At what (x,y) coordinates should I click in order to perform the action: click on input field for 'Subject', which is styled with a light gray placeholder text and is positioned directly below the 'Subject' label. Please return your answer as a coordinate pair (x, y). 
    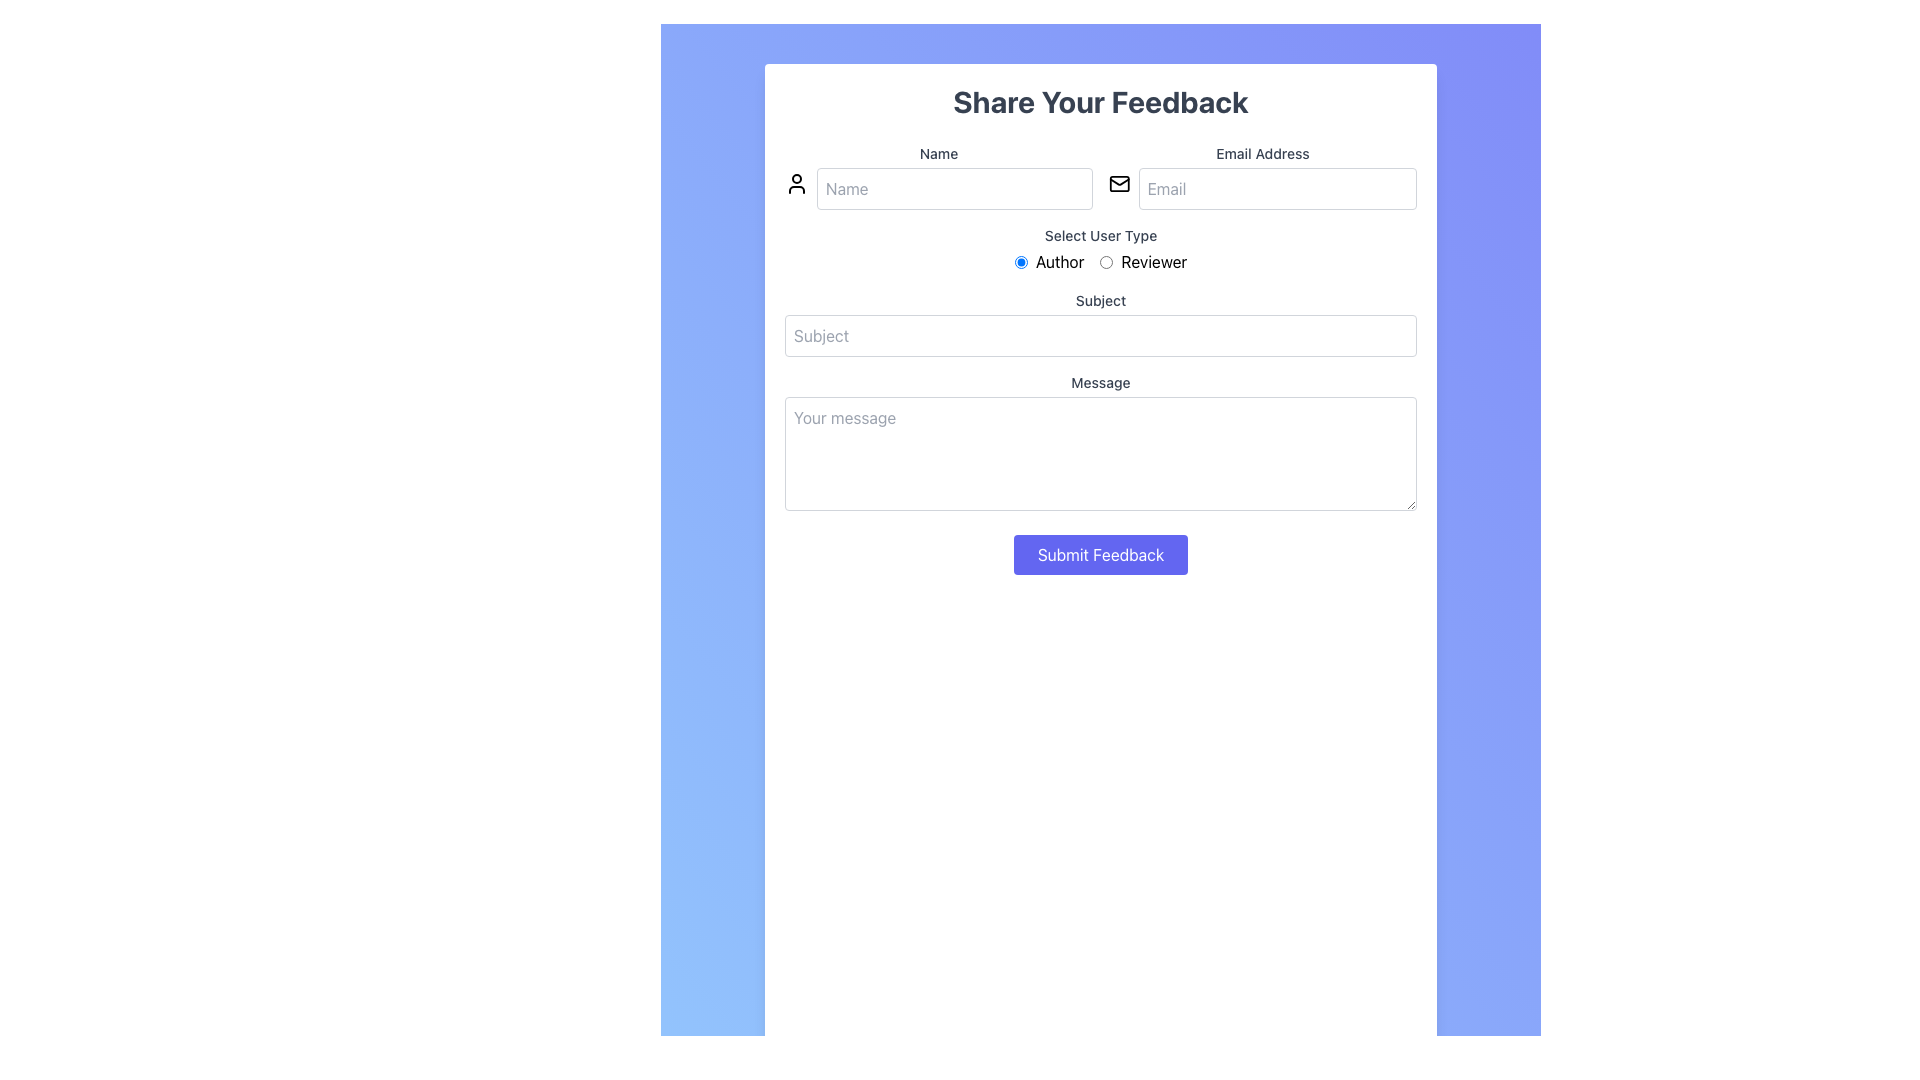
    Looking at the image, I should click on (1099, 334).